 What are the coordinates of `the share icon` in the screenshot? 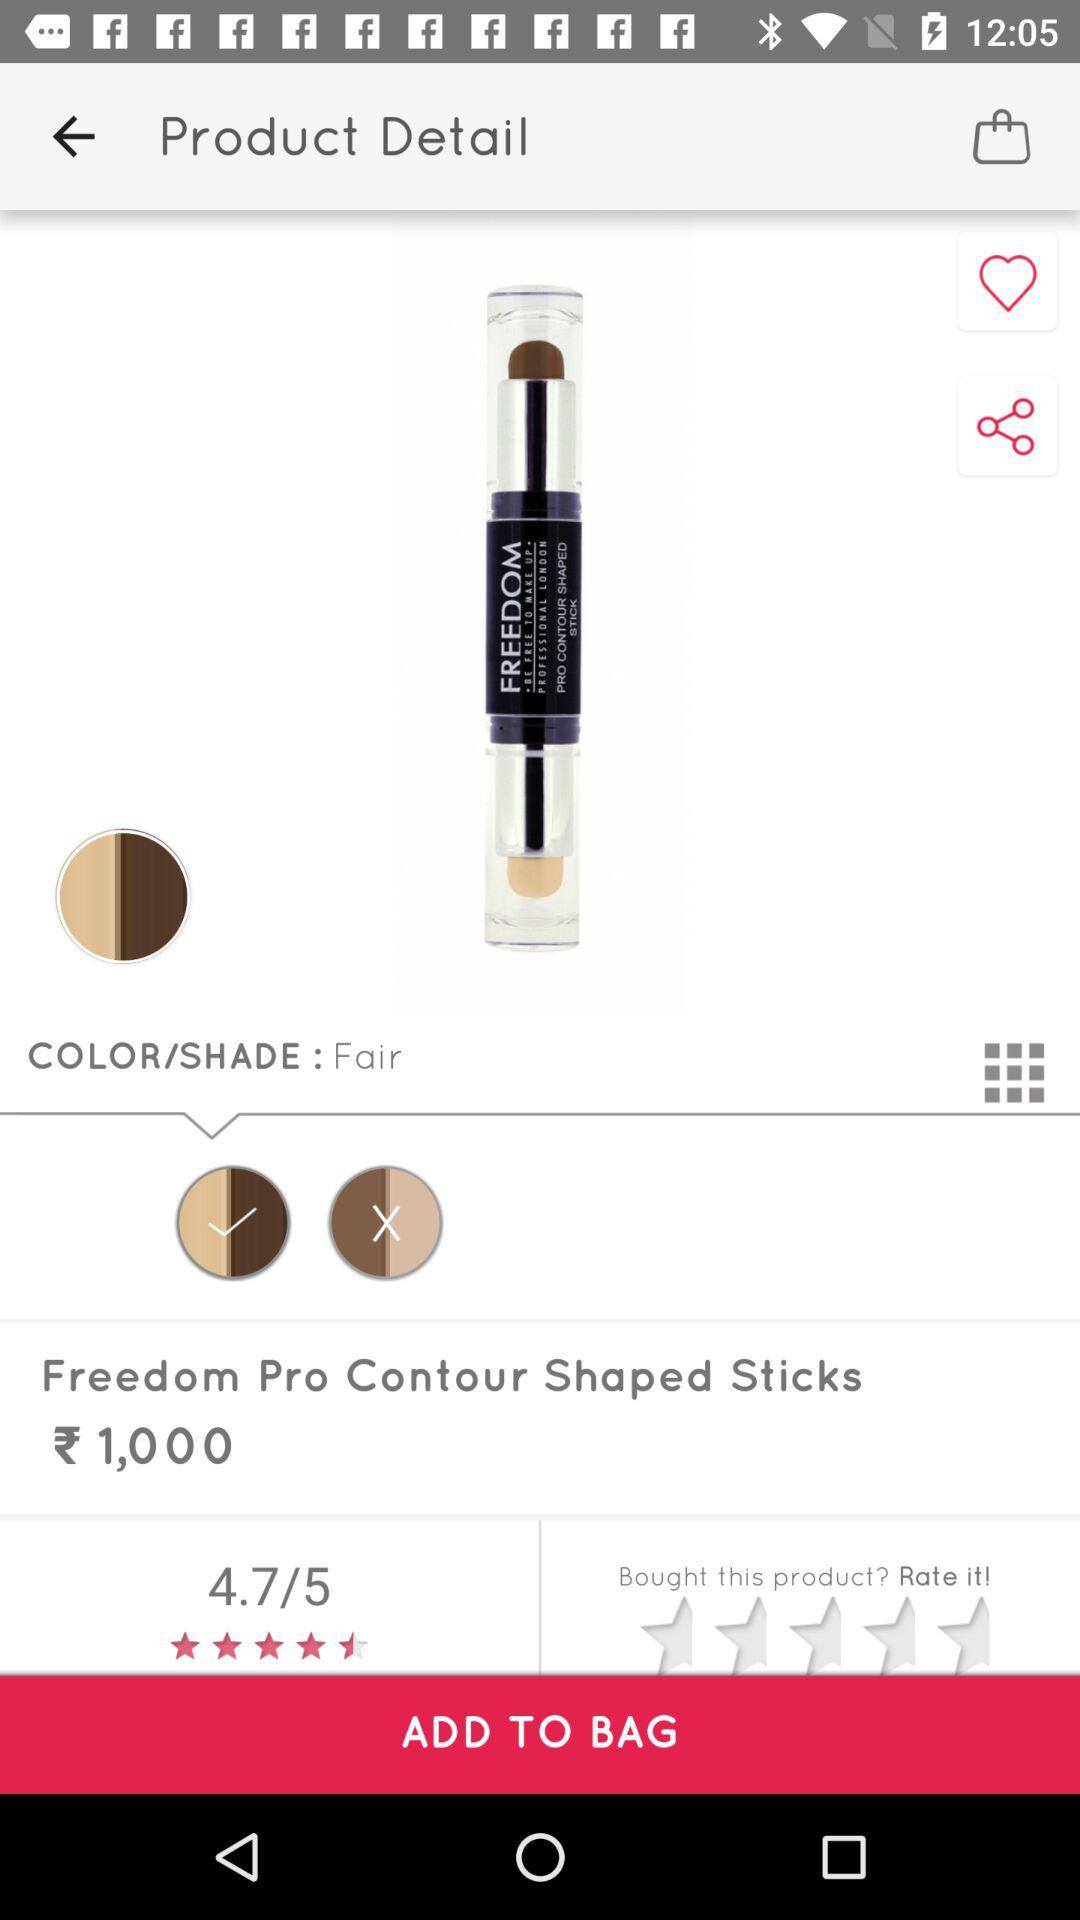 It's located at (1007, 426).